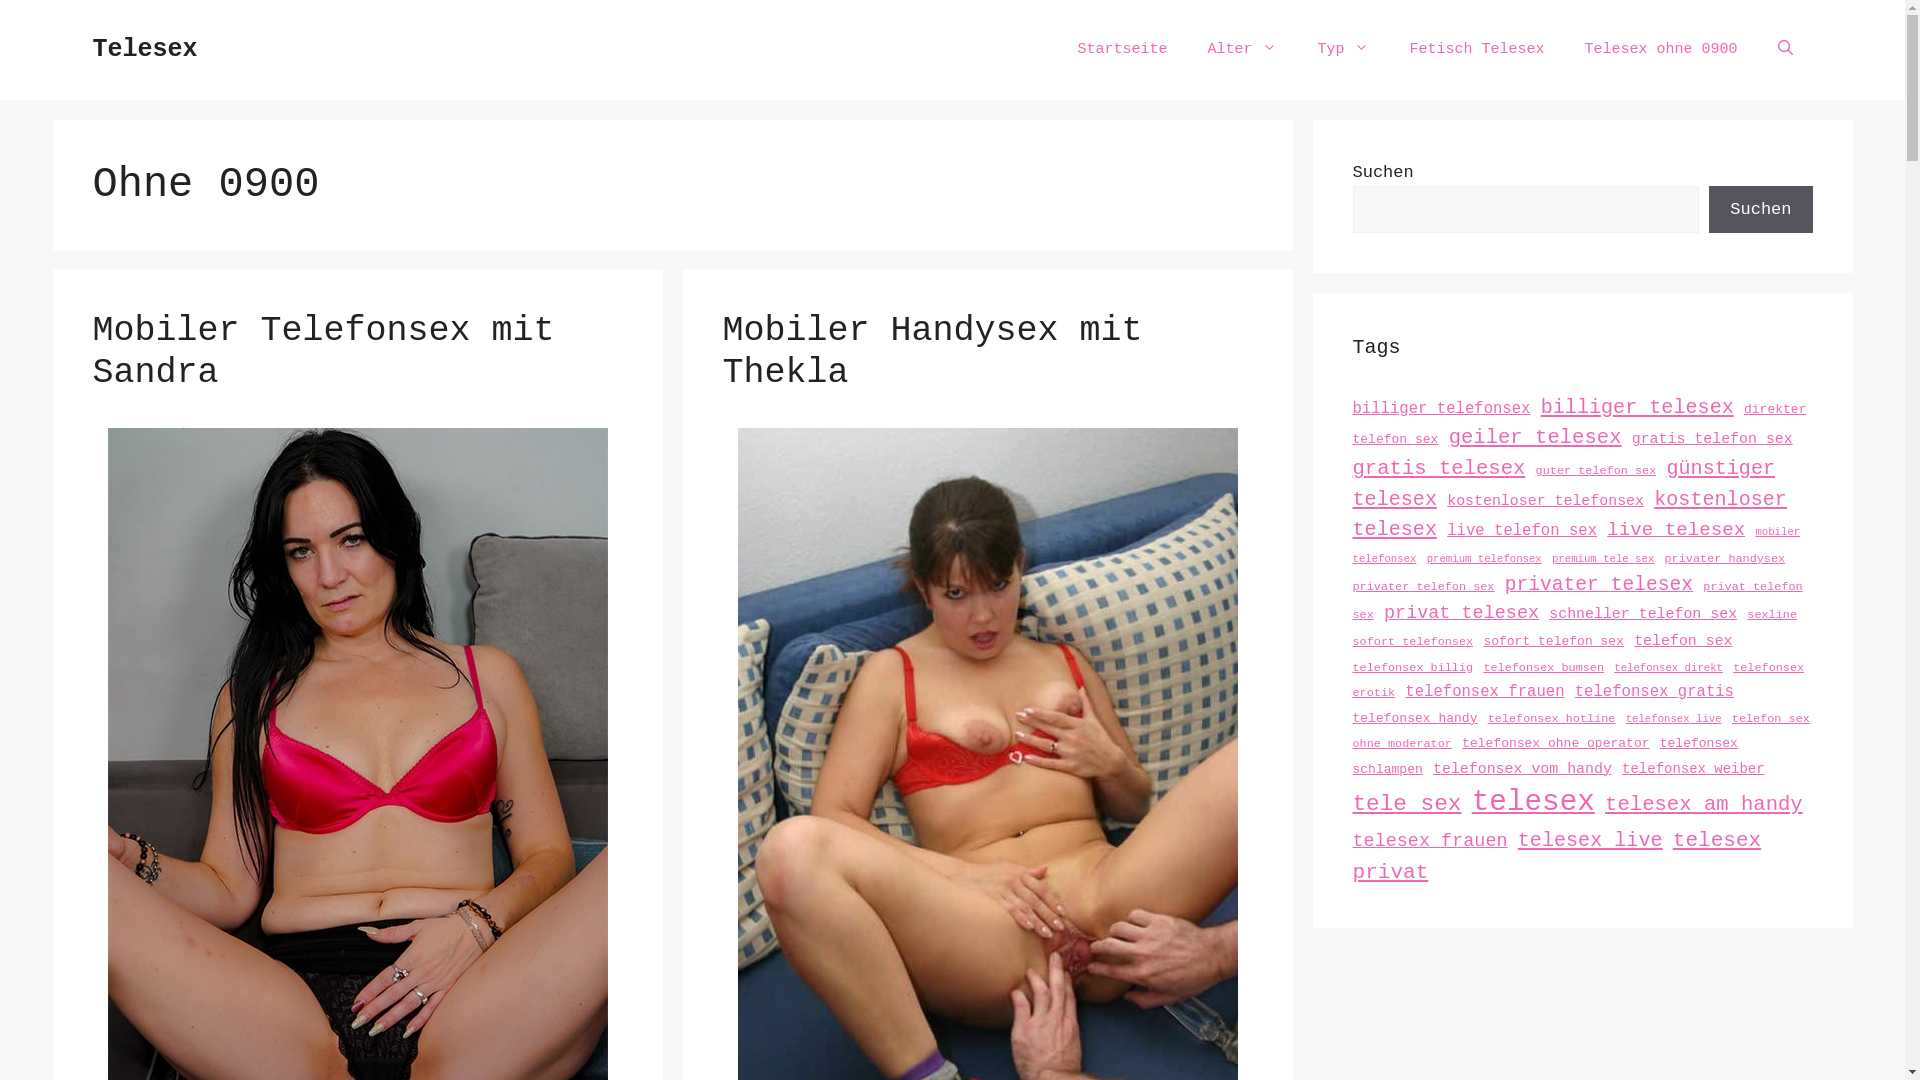 The width and height of the screenshot is (1920, 1080). What do you see at coordinates (1413, 716) in the screenshot?
I see `'telefonsex handy'` at bounding box center [1413, 716].